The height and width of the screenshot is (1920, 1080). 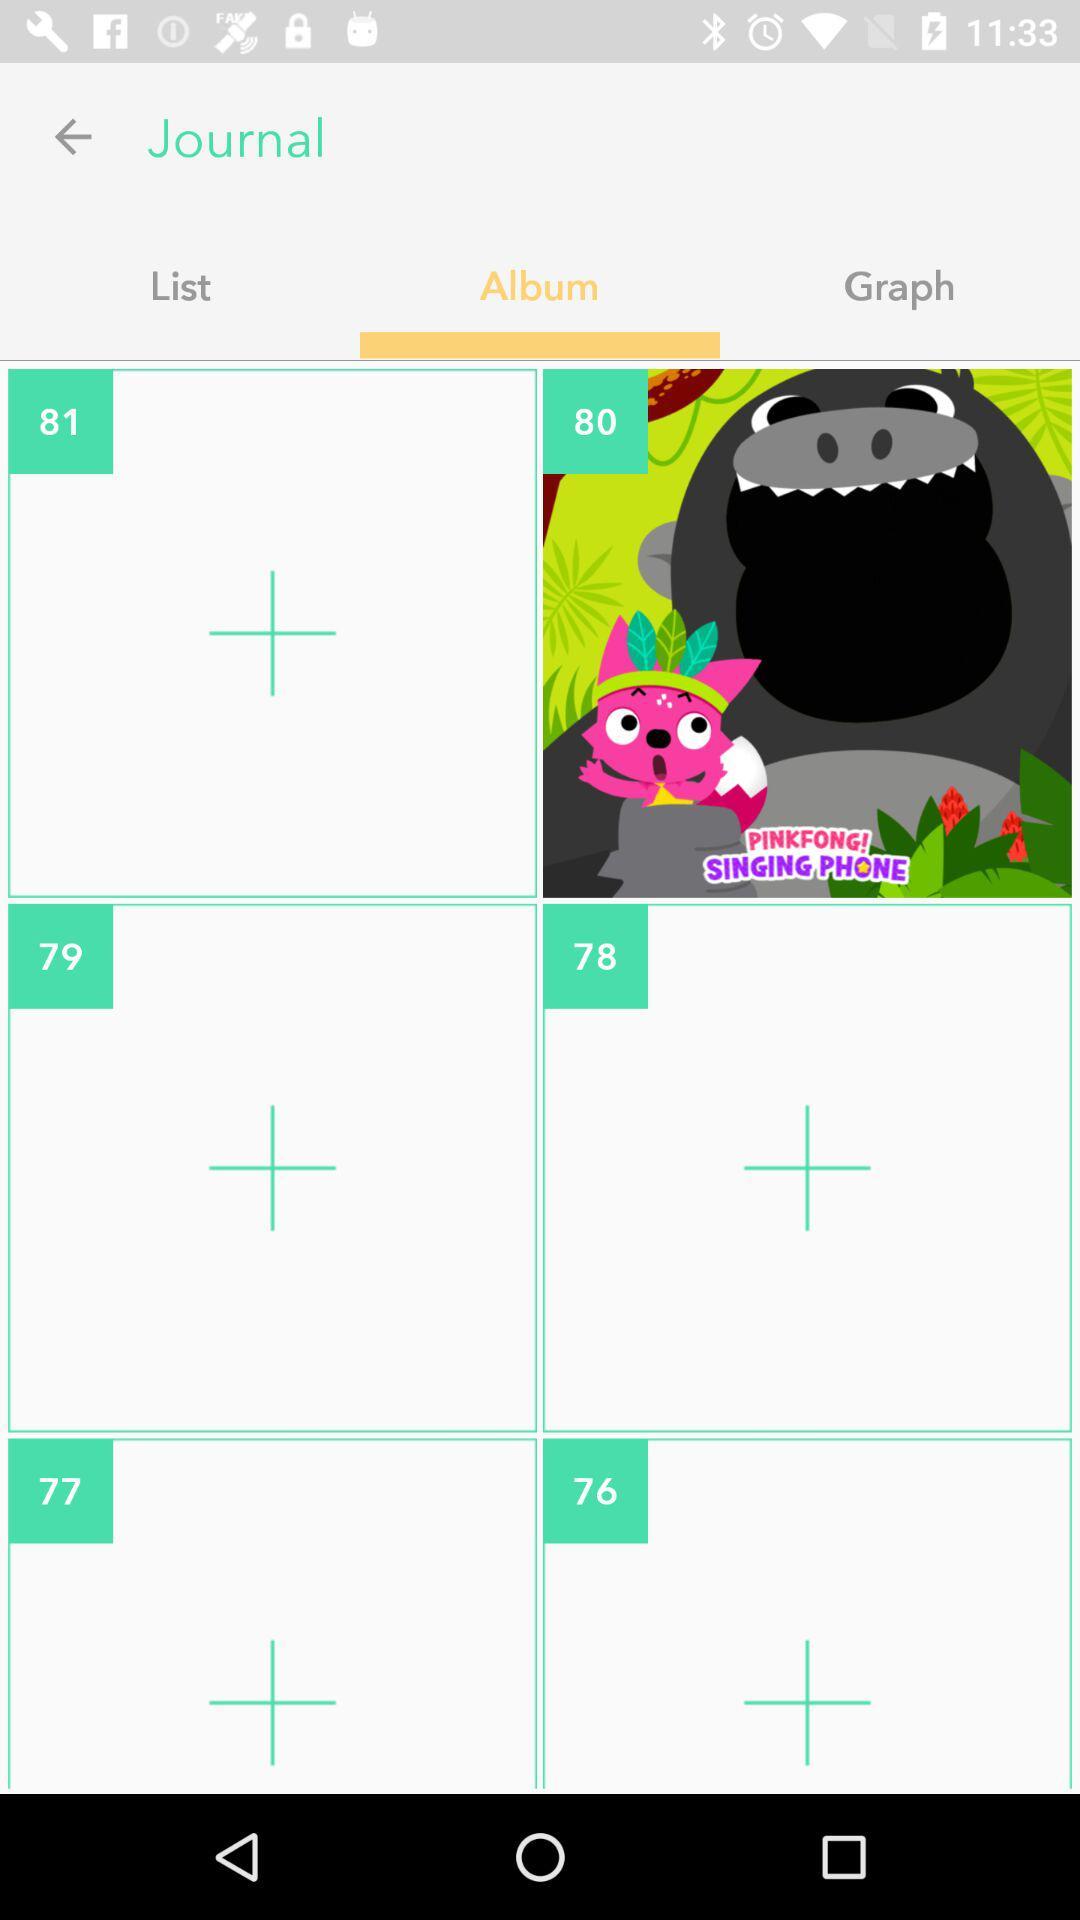 What do you see at coordinates (898, 284) in the screenshot?
I see `app next to album app` at bounding box center [898, 284].